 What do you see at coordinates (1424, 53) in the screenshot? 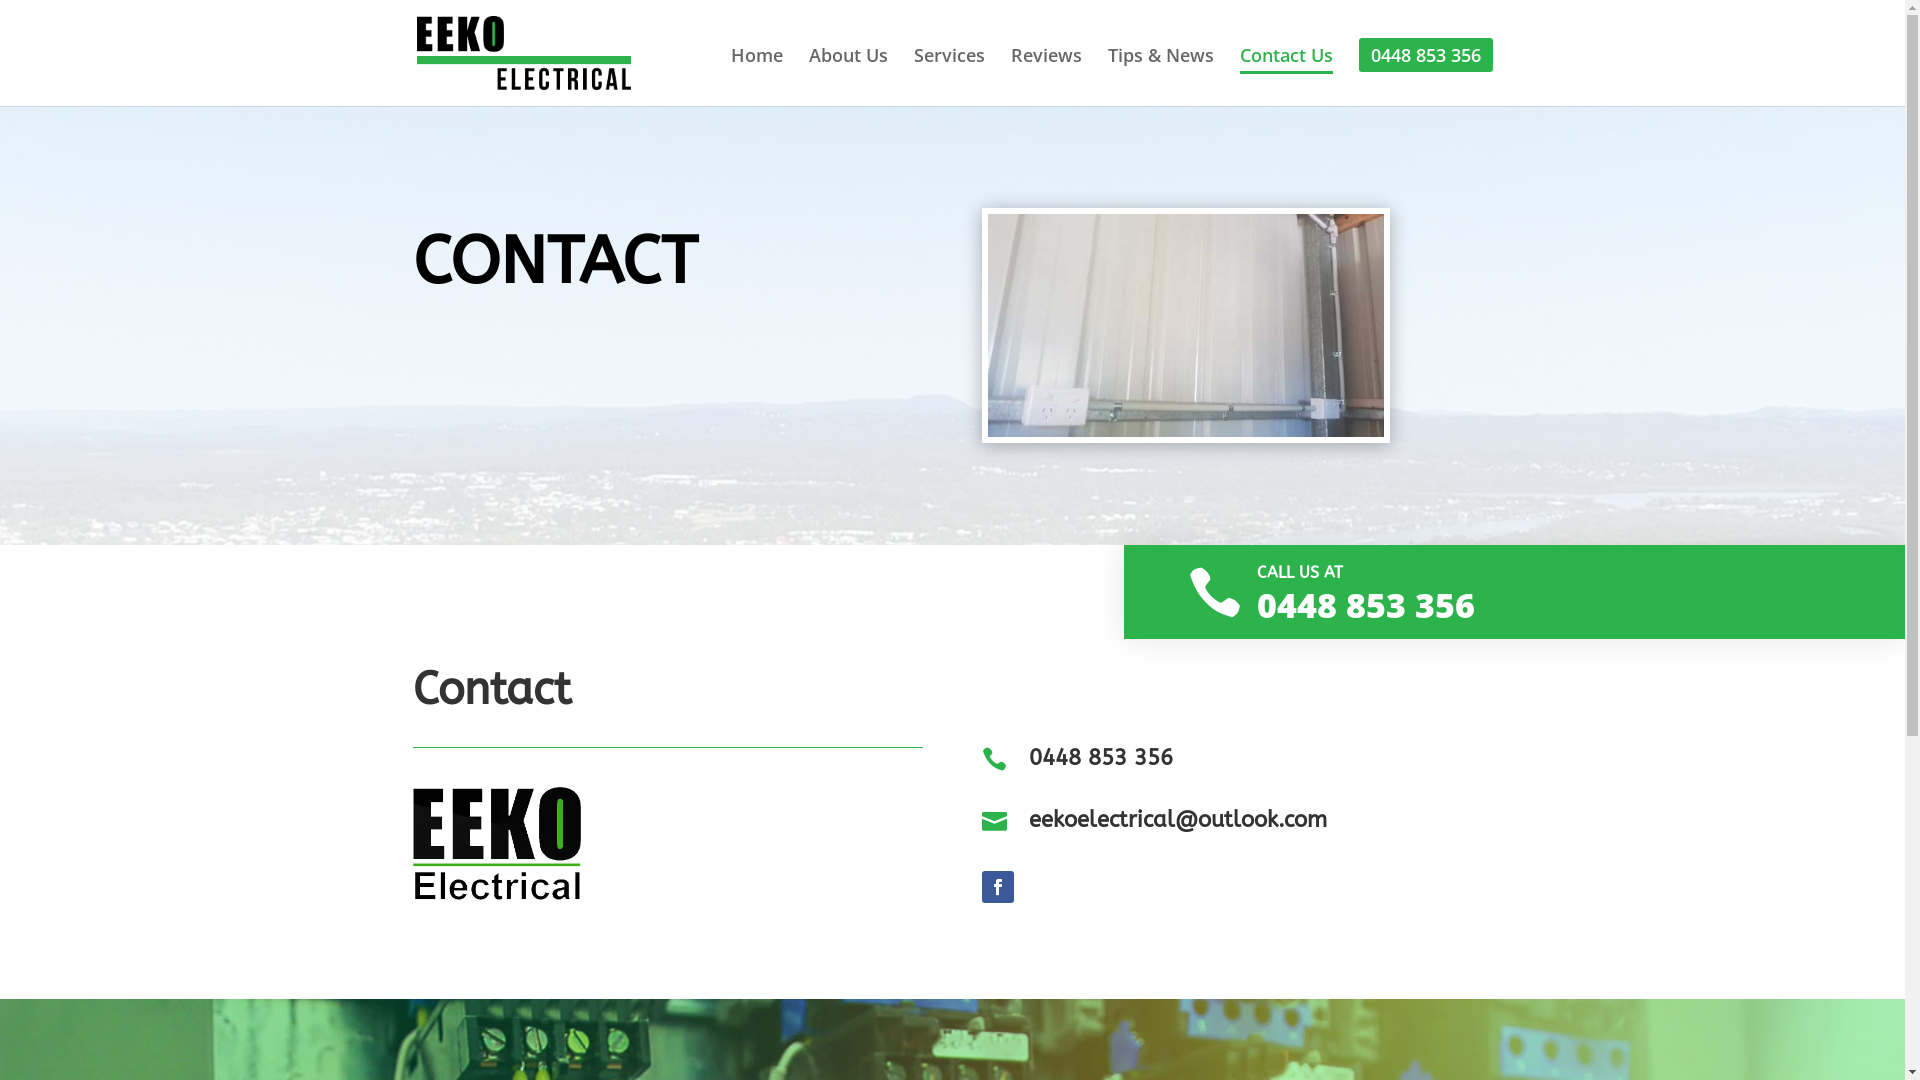
I see `'0448 853 356'` at bounding box center [1424, 53].